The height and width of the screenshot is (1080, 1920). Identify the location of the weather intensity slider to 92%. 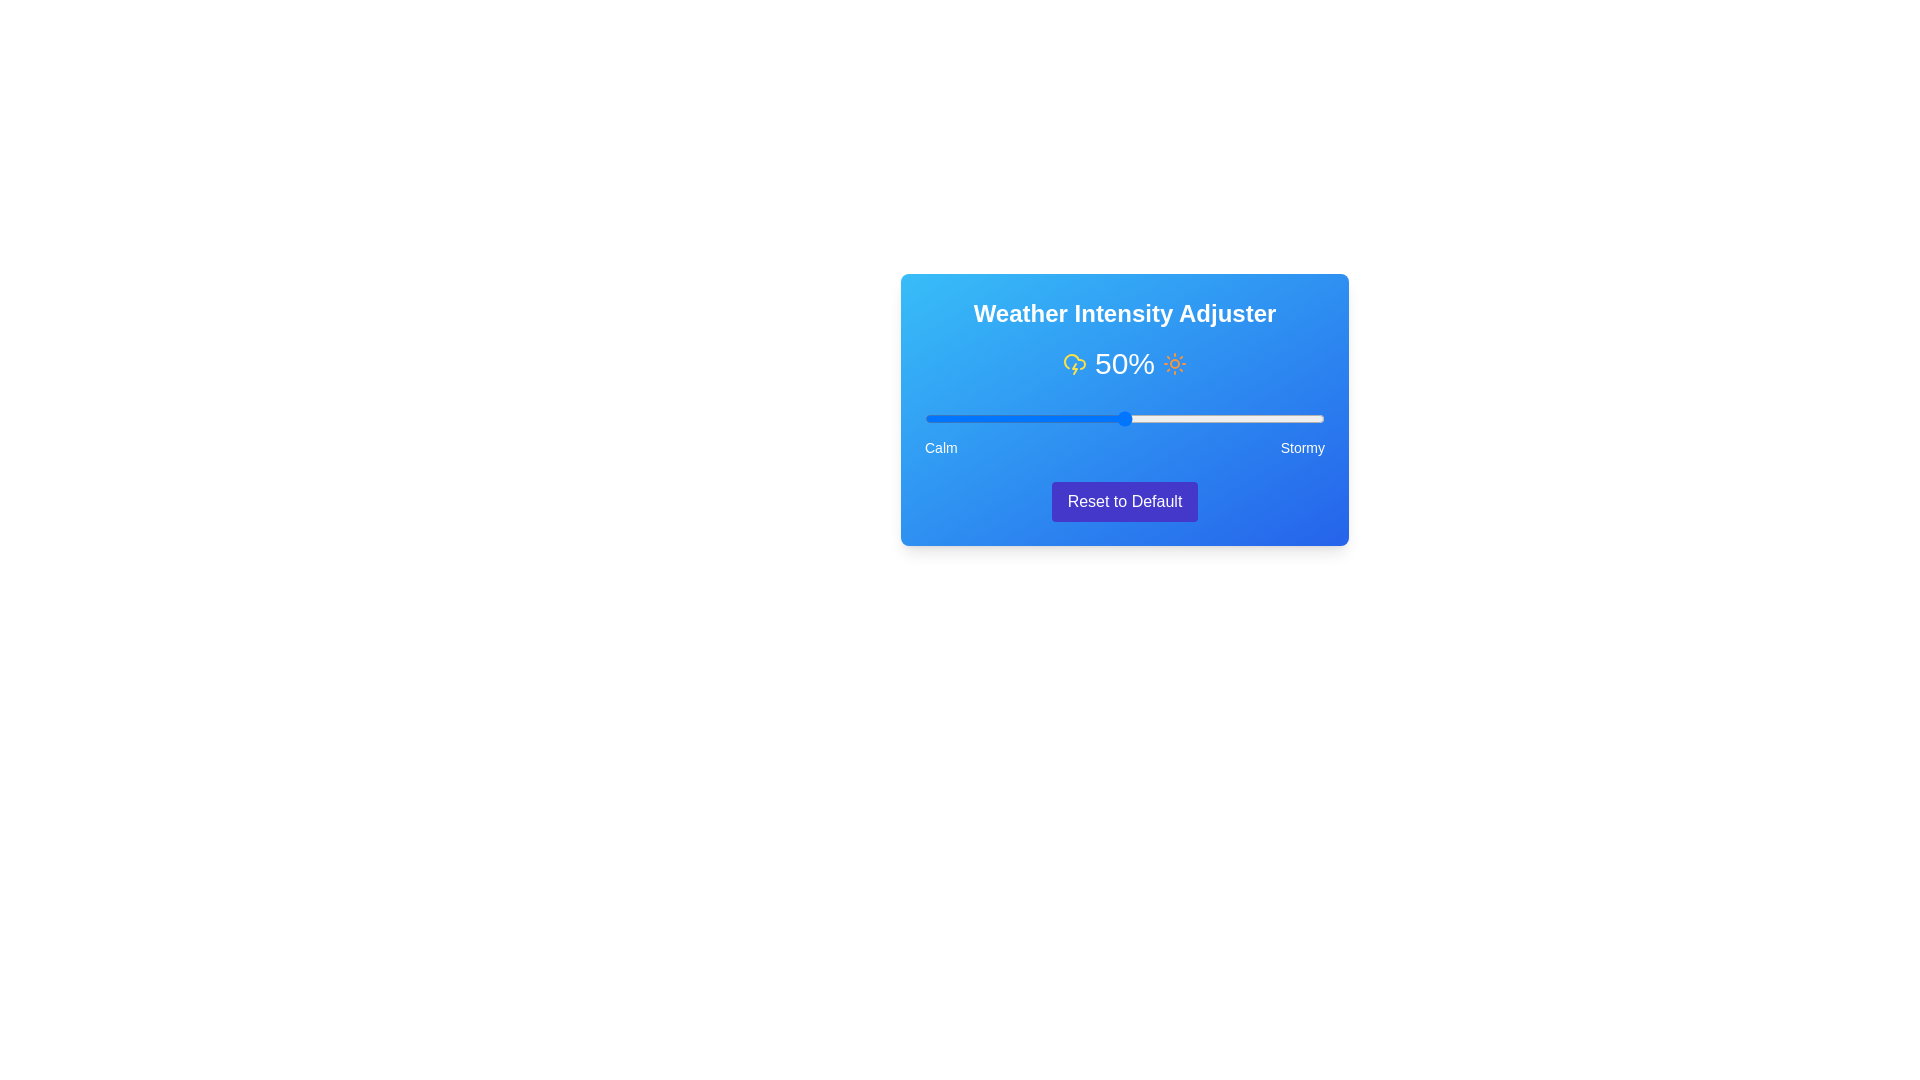
(1292, 418).